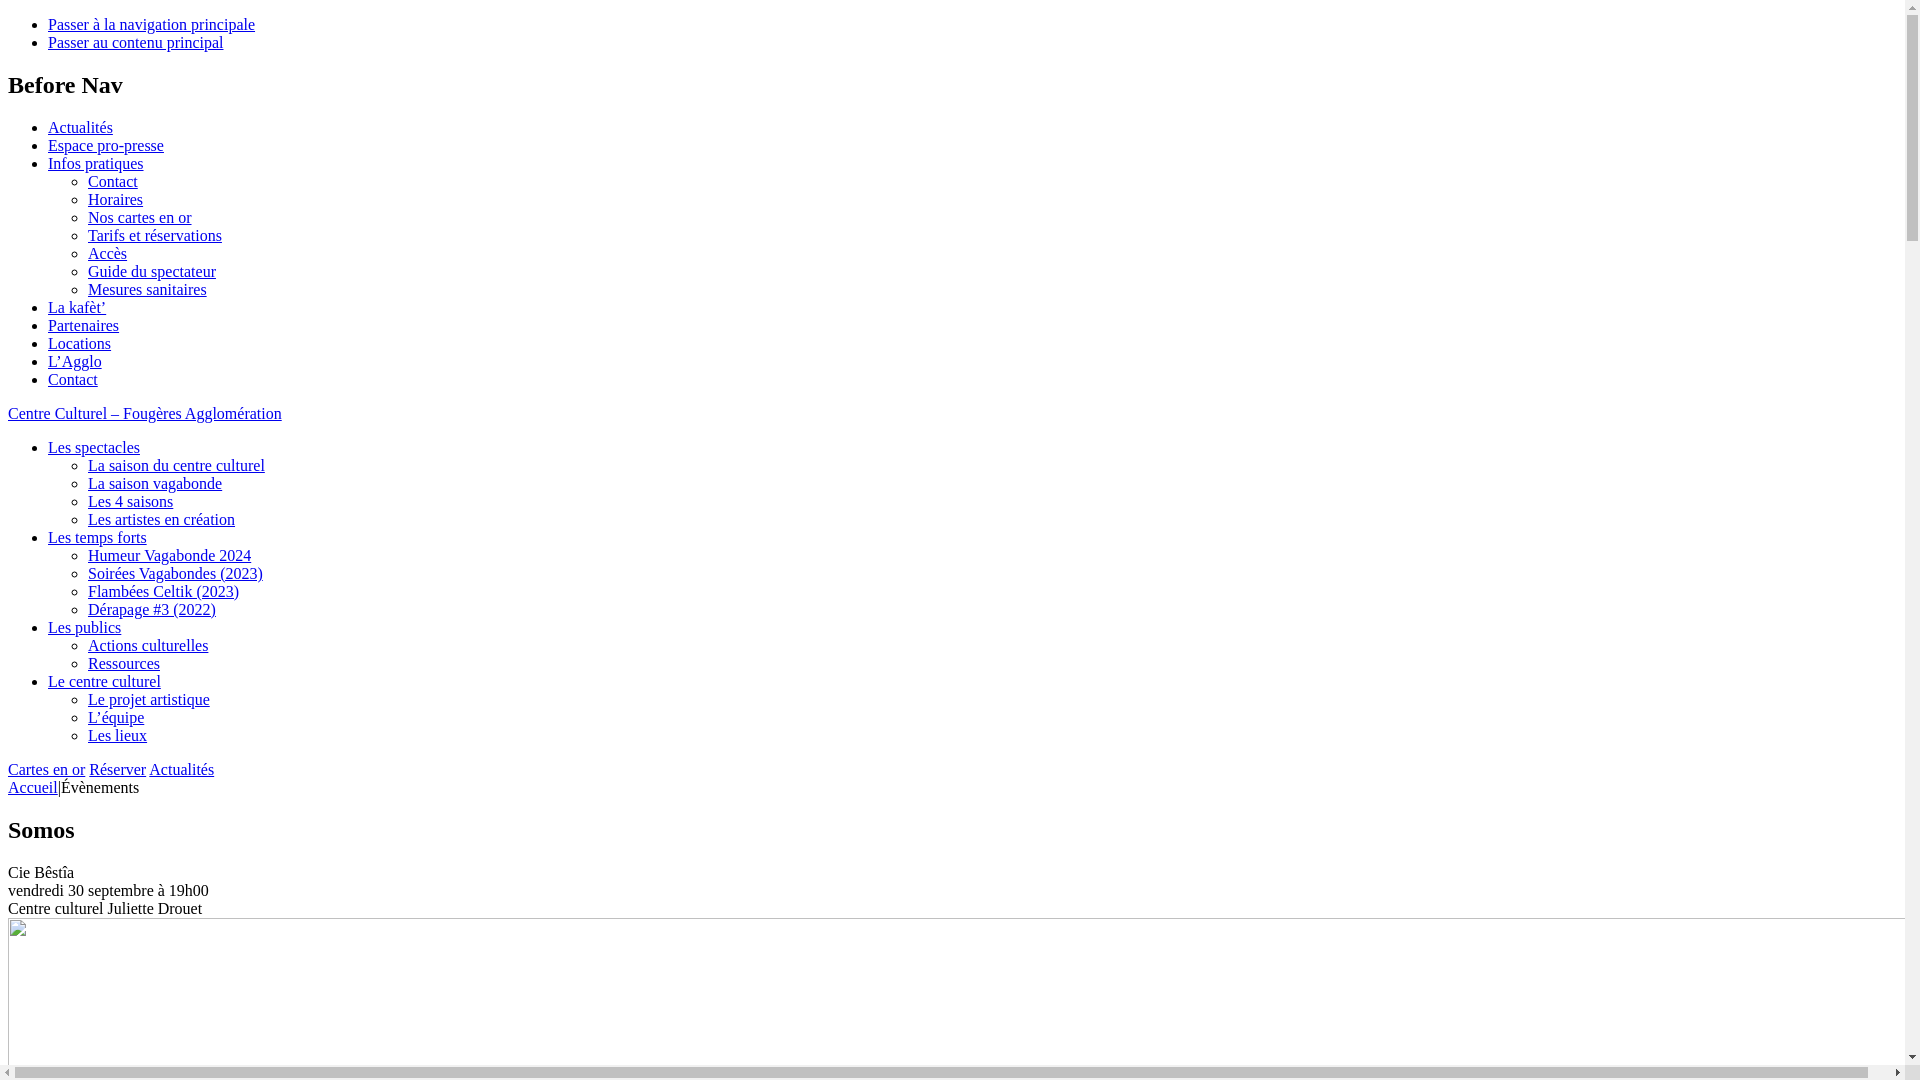  What do you see at coordinates (83, 626) in the screenshot?
I see `'Les publics'` at bounding box center [83, 626].